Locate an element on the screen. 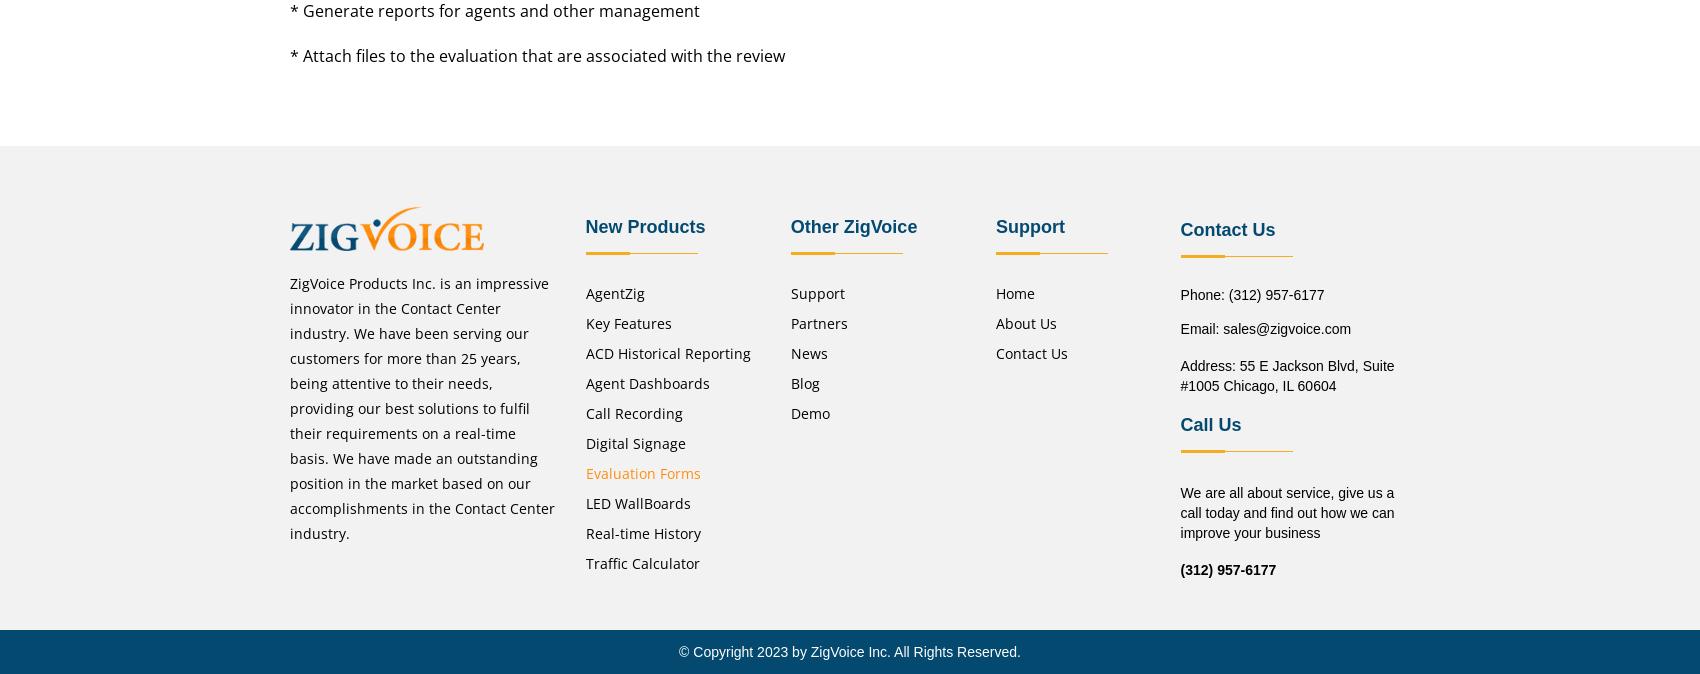  'Agent Dashboards' is located at coordinates (647, 382).